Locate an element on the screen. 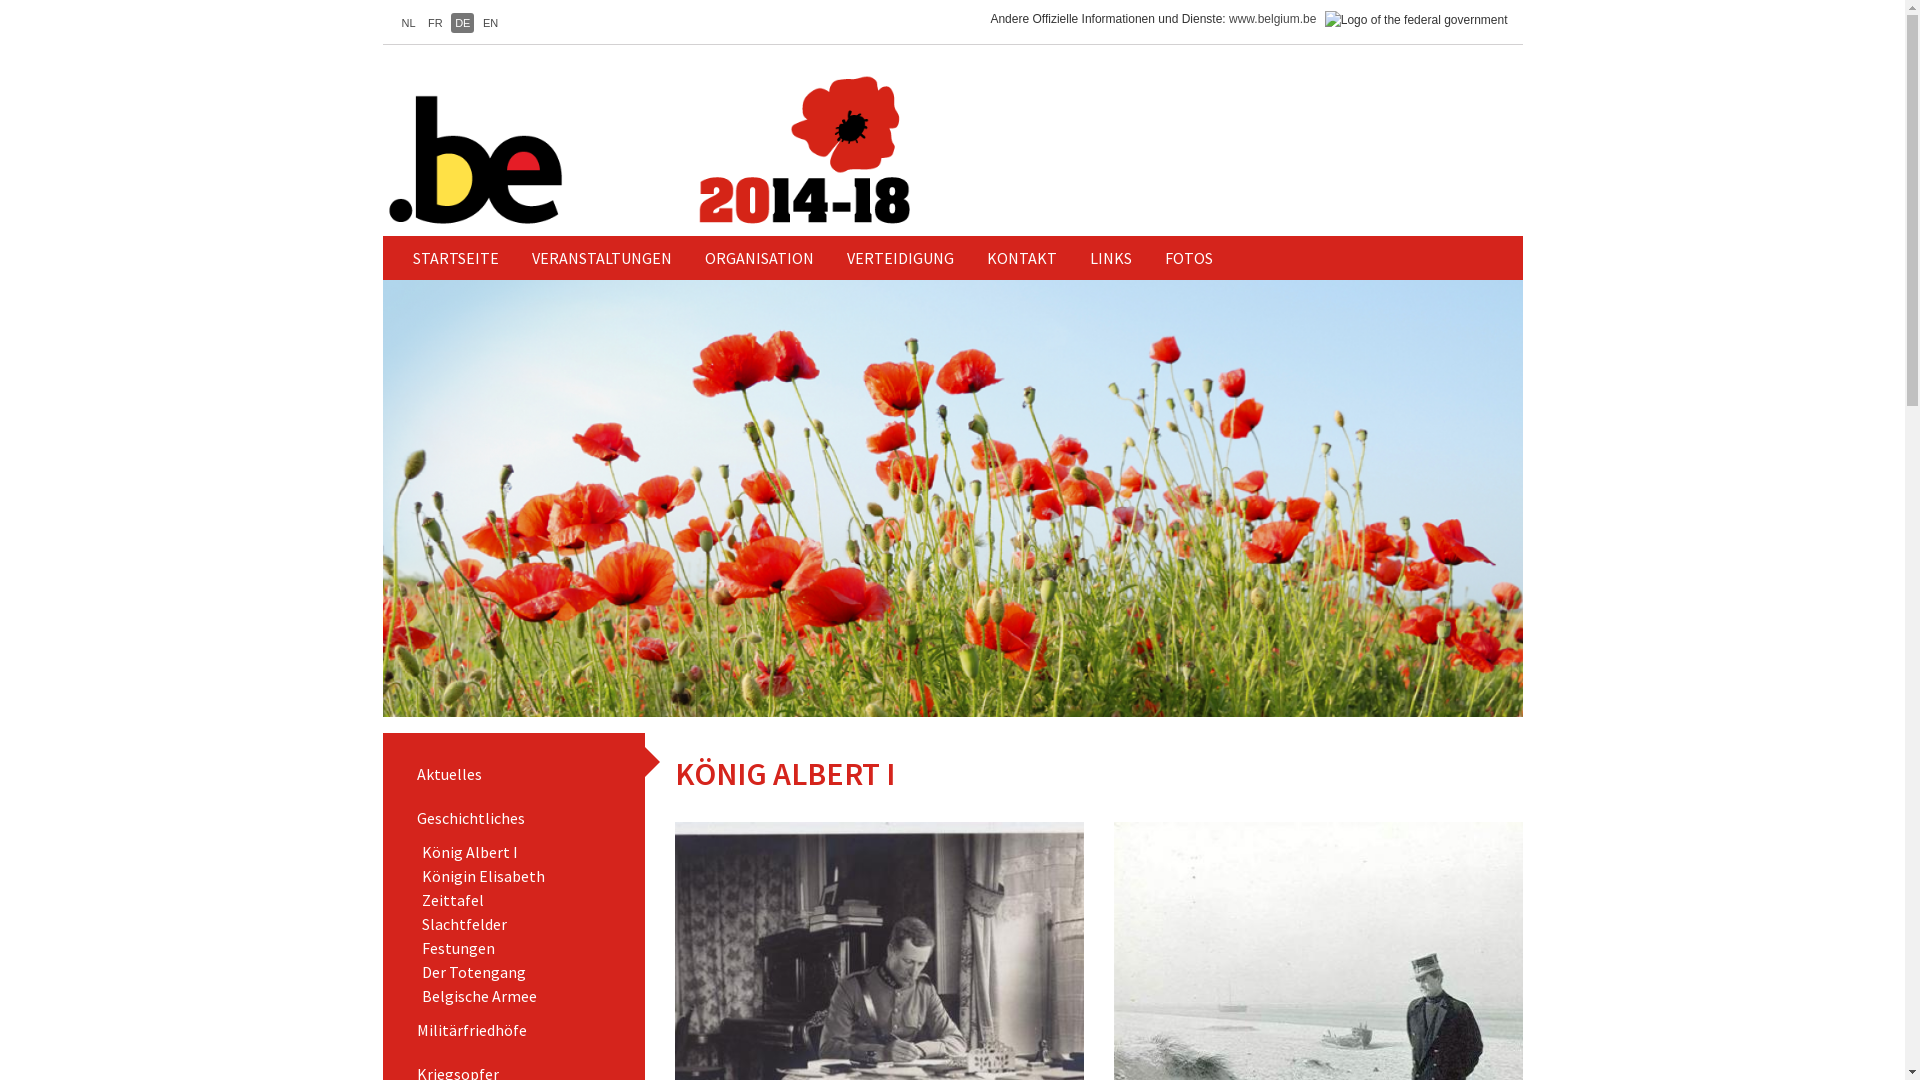 The width and height of the screenshot is (1920, 1080). 'Belgische Armee' is located at coordinates (478, 995).